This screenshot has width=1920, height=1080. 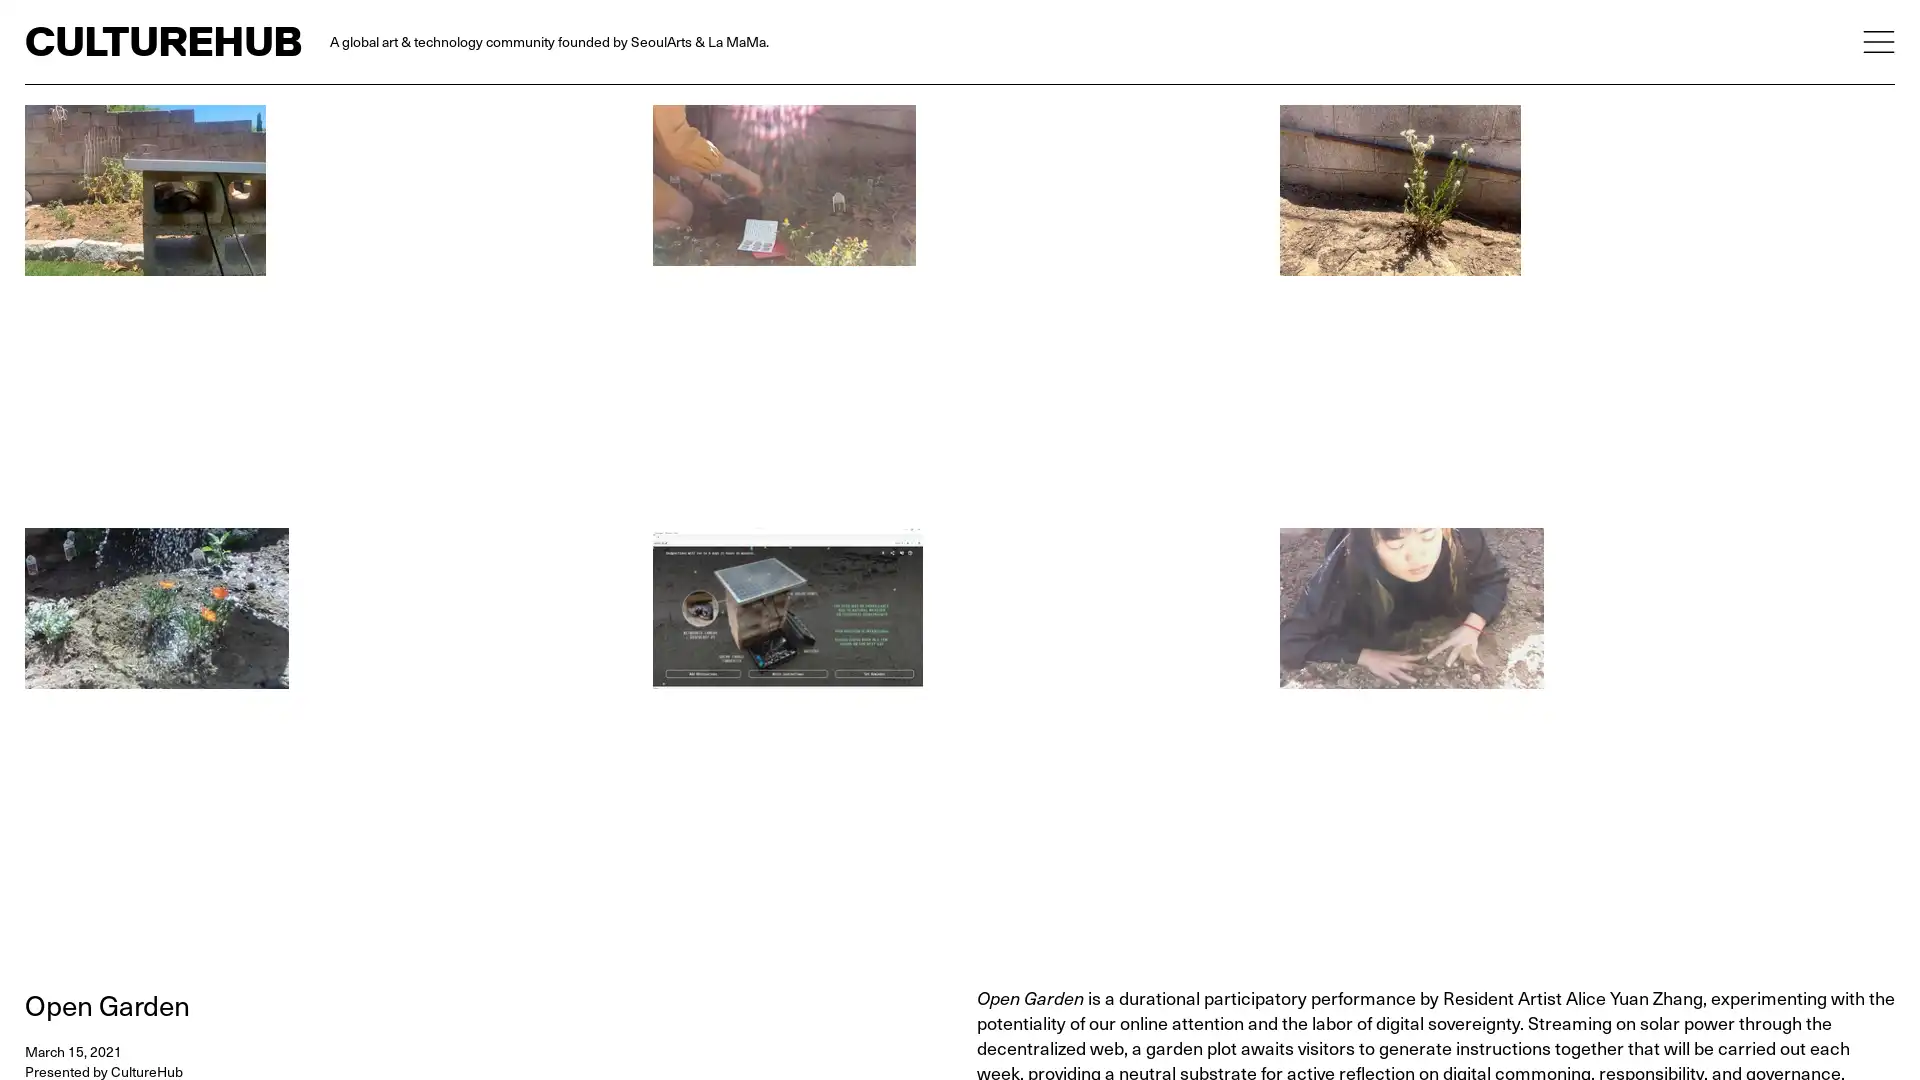 I want to click on View fullsize Web view - off.png, so click(x=958, y=732).